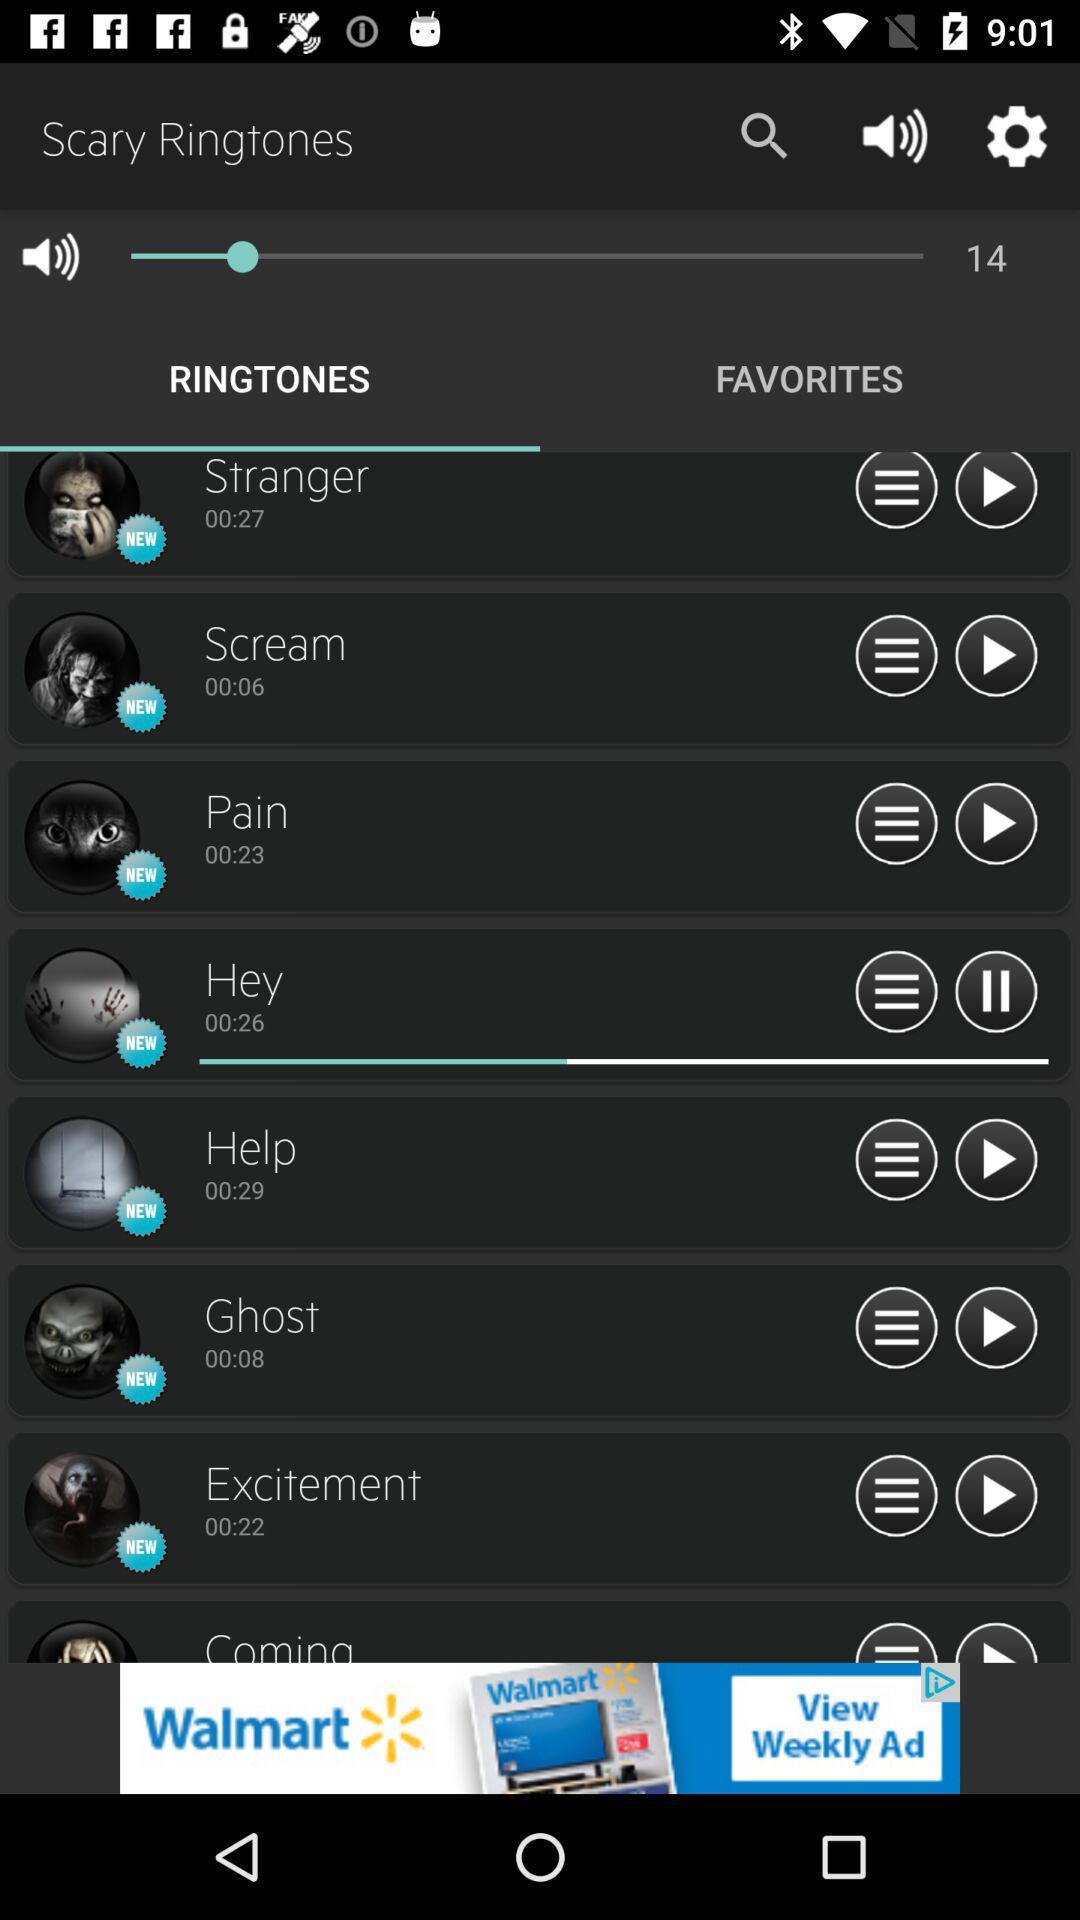 This screenshot has width=1080, height=1920. Describe the element at coordinates (80, 508) in the screenshot. I see `artists page` at that location.